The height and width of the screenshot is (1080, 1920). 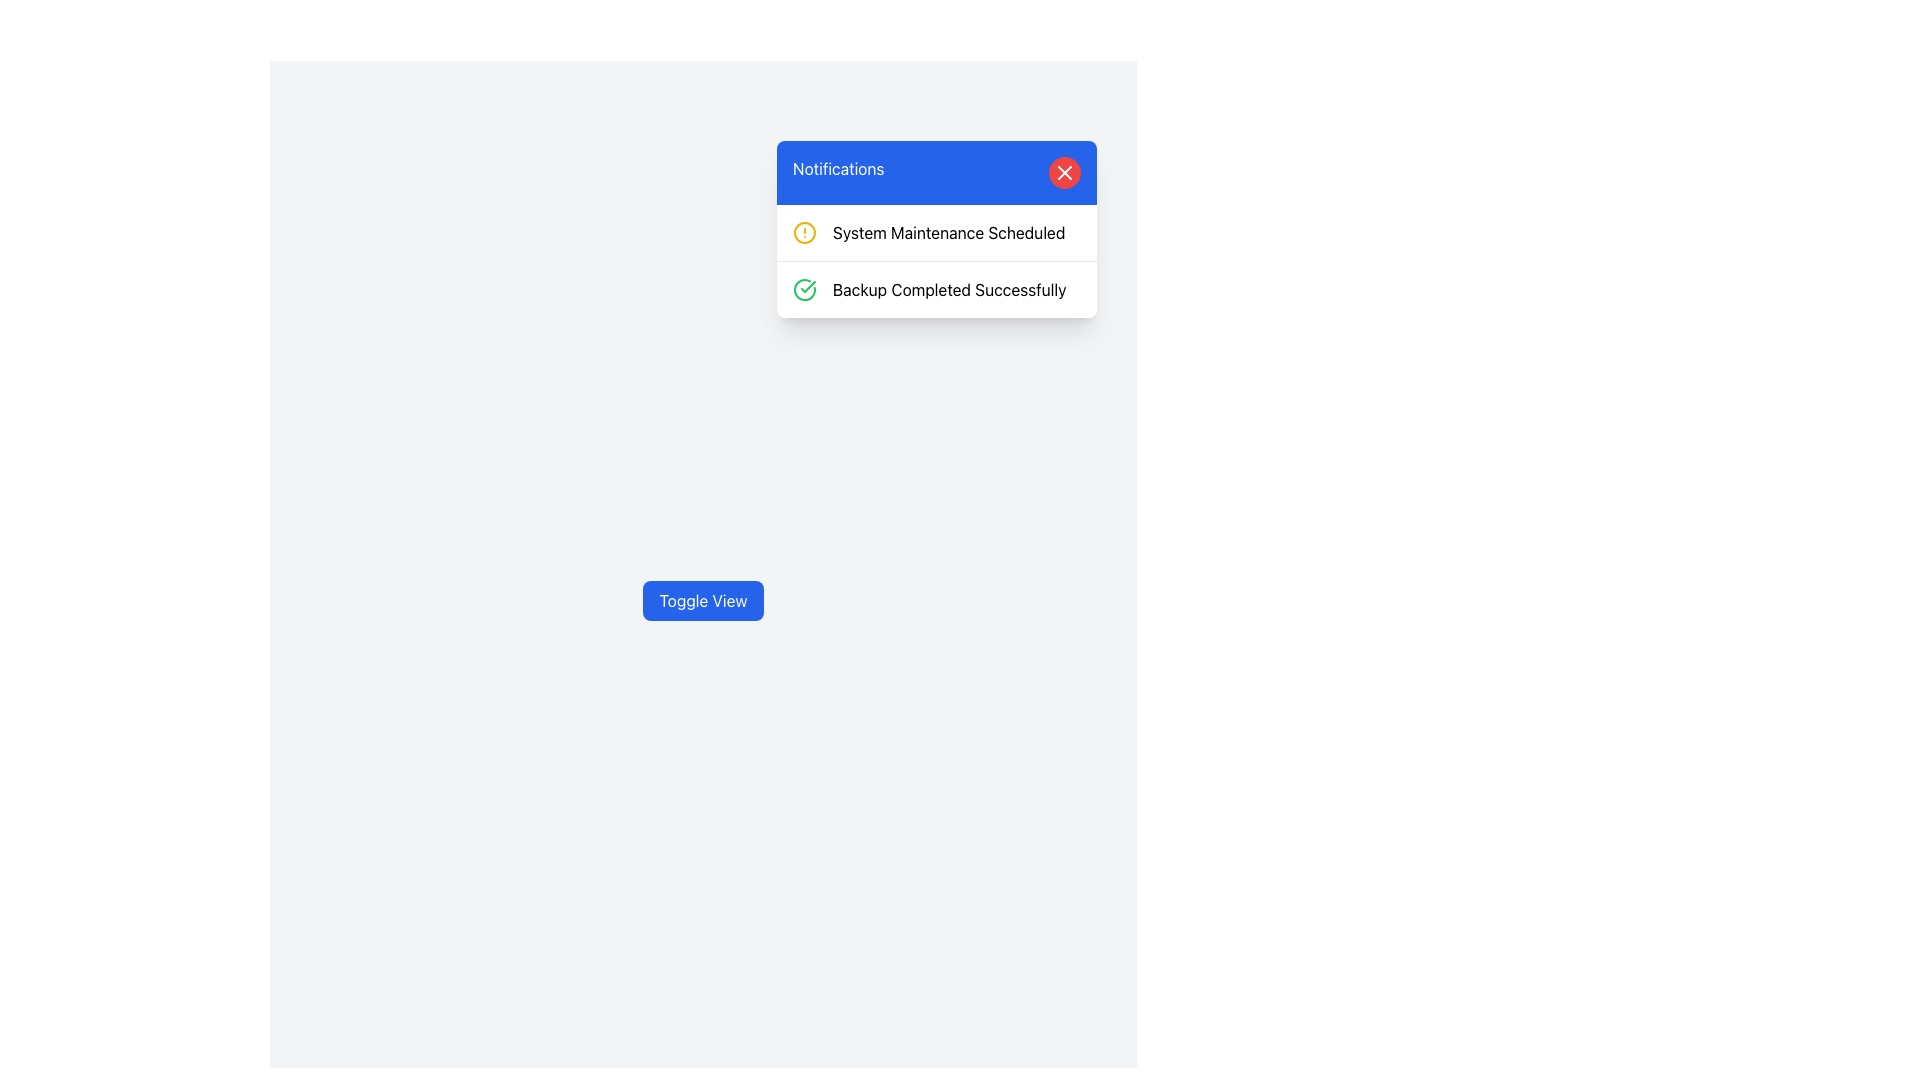 I want to click on displayed message 'Backup Completed Successfully' from the second notification item in the notification card located near the top right of the interface, so click(x=948, y=289).